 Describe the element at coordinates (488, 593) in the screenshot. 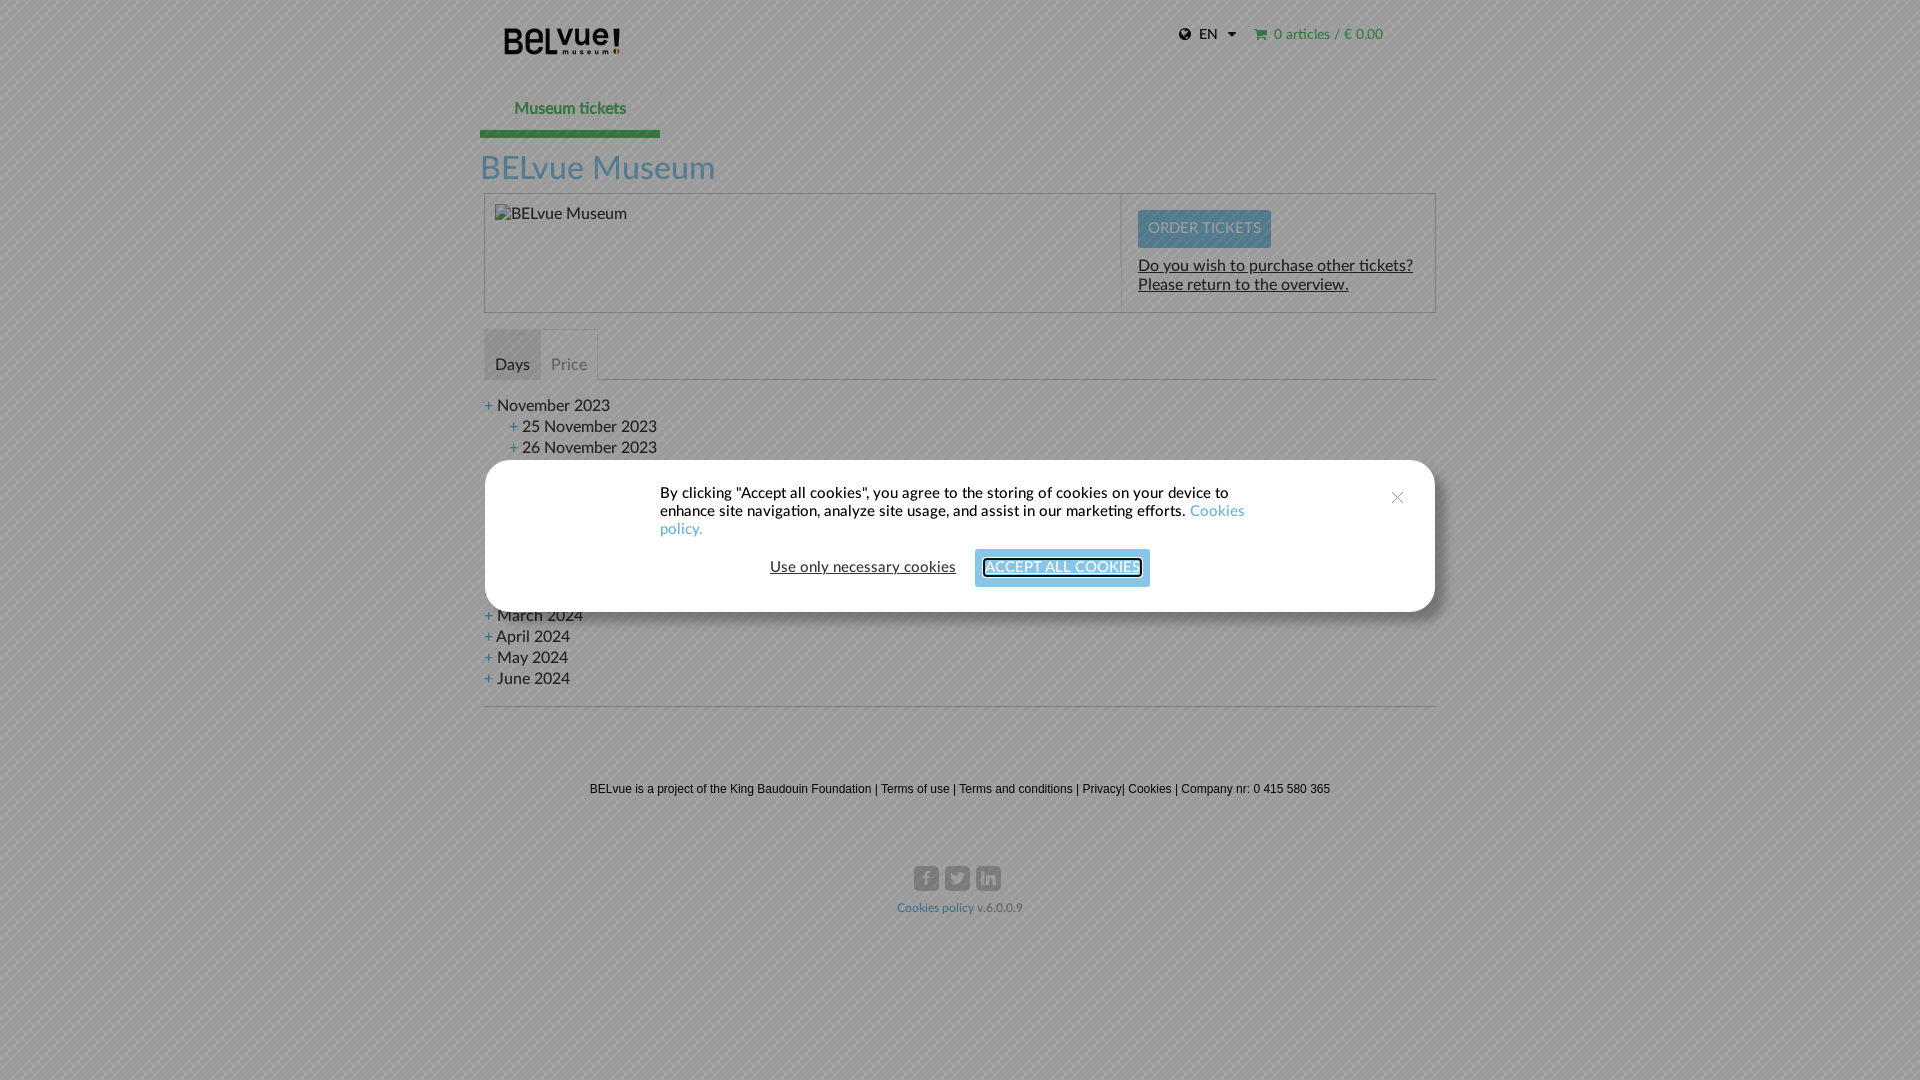

I see `'+'` at that location.